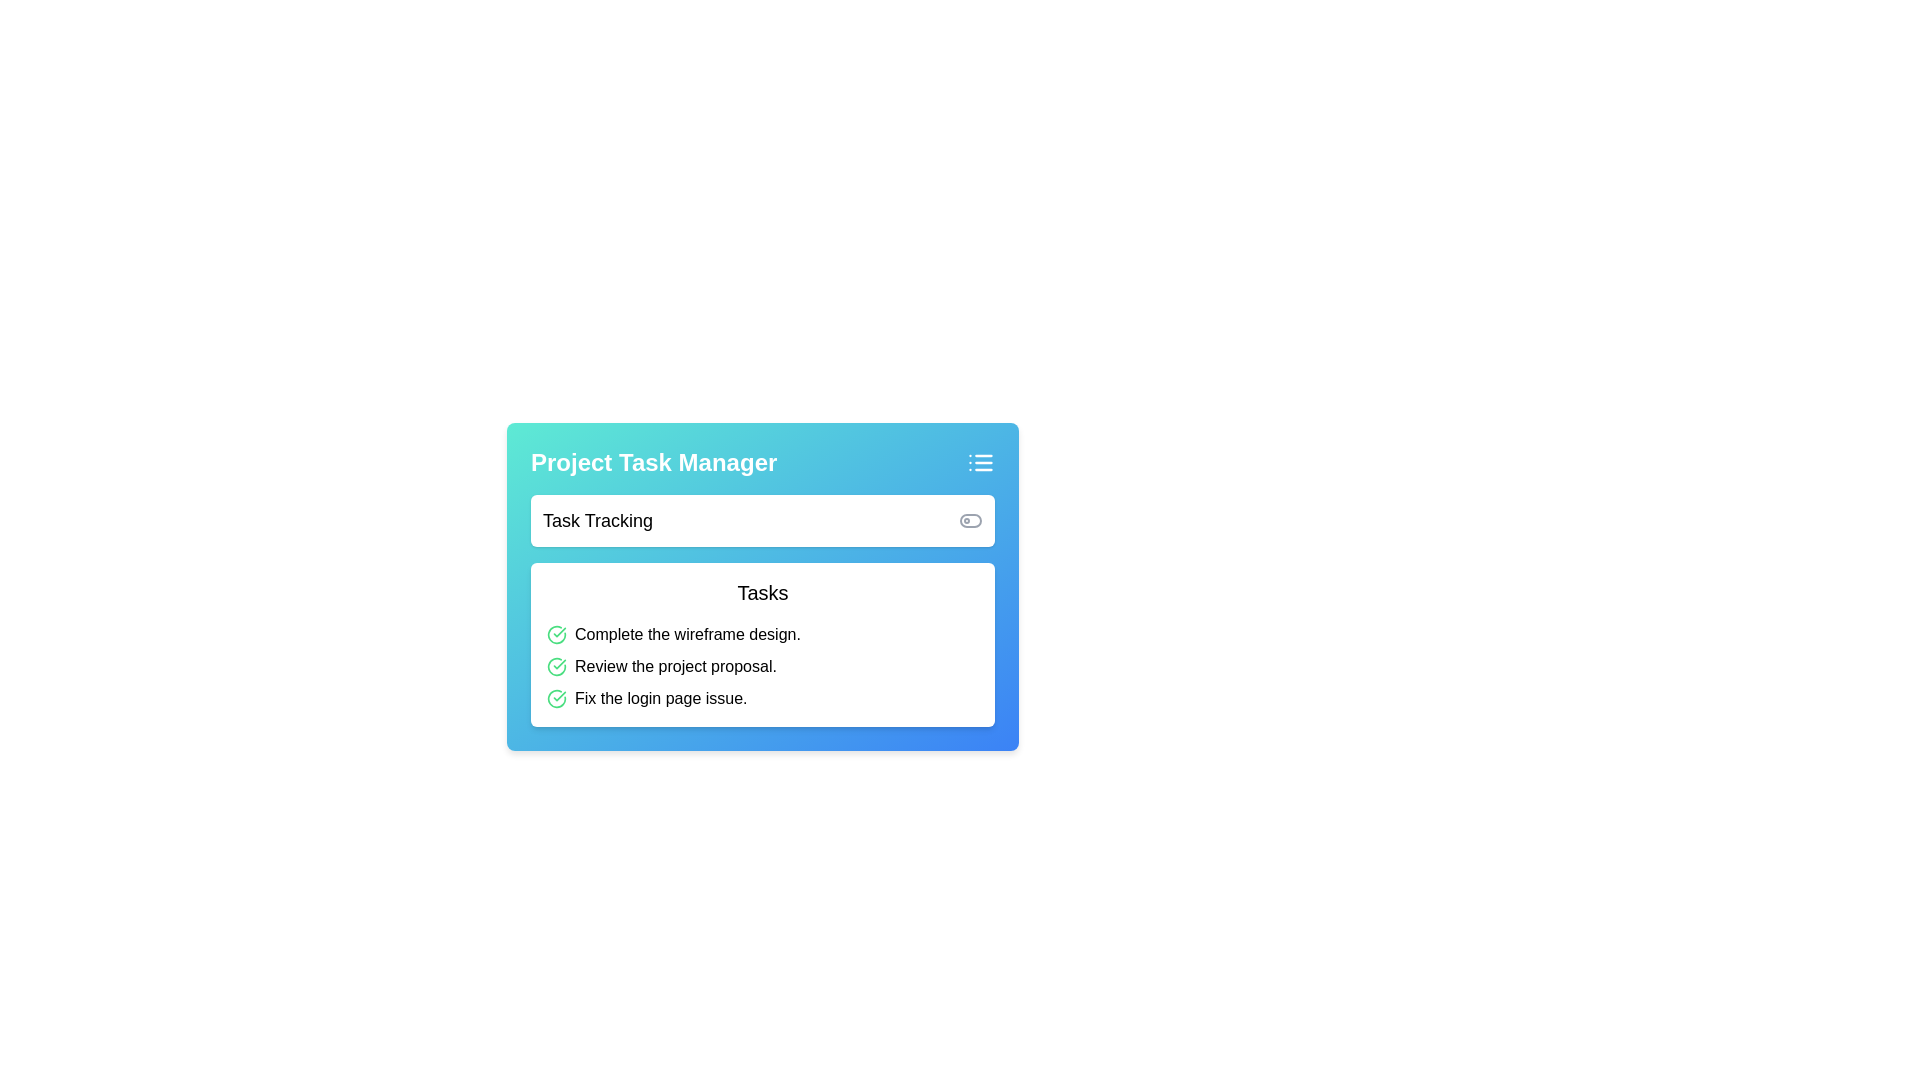  What do you see at coordinates (970, 519) in the screenshot?
I see `the toggle switch icon located at the far right of the 'Task Tracking' section to change its state` at bounding box center [970, 519].